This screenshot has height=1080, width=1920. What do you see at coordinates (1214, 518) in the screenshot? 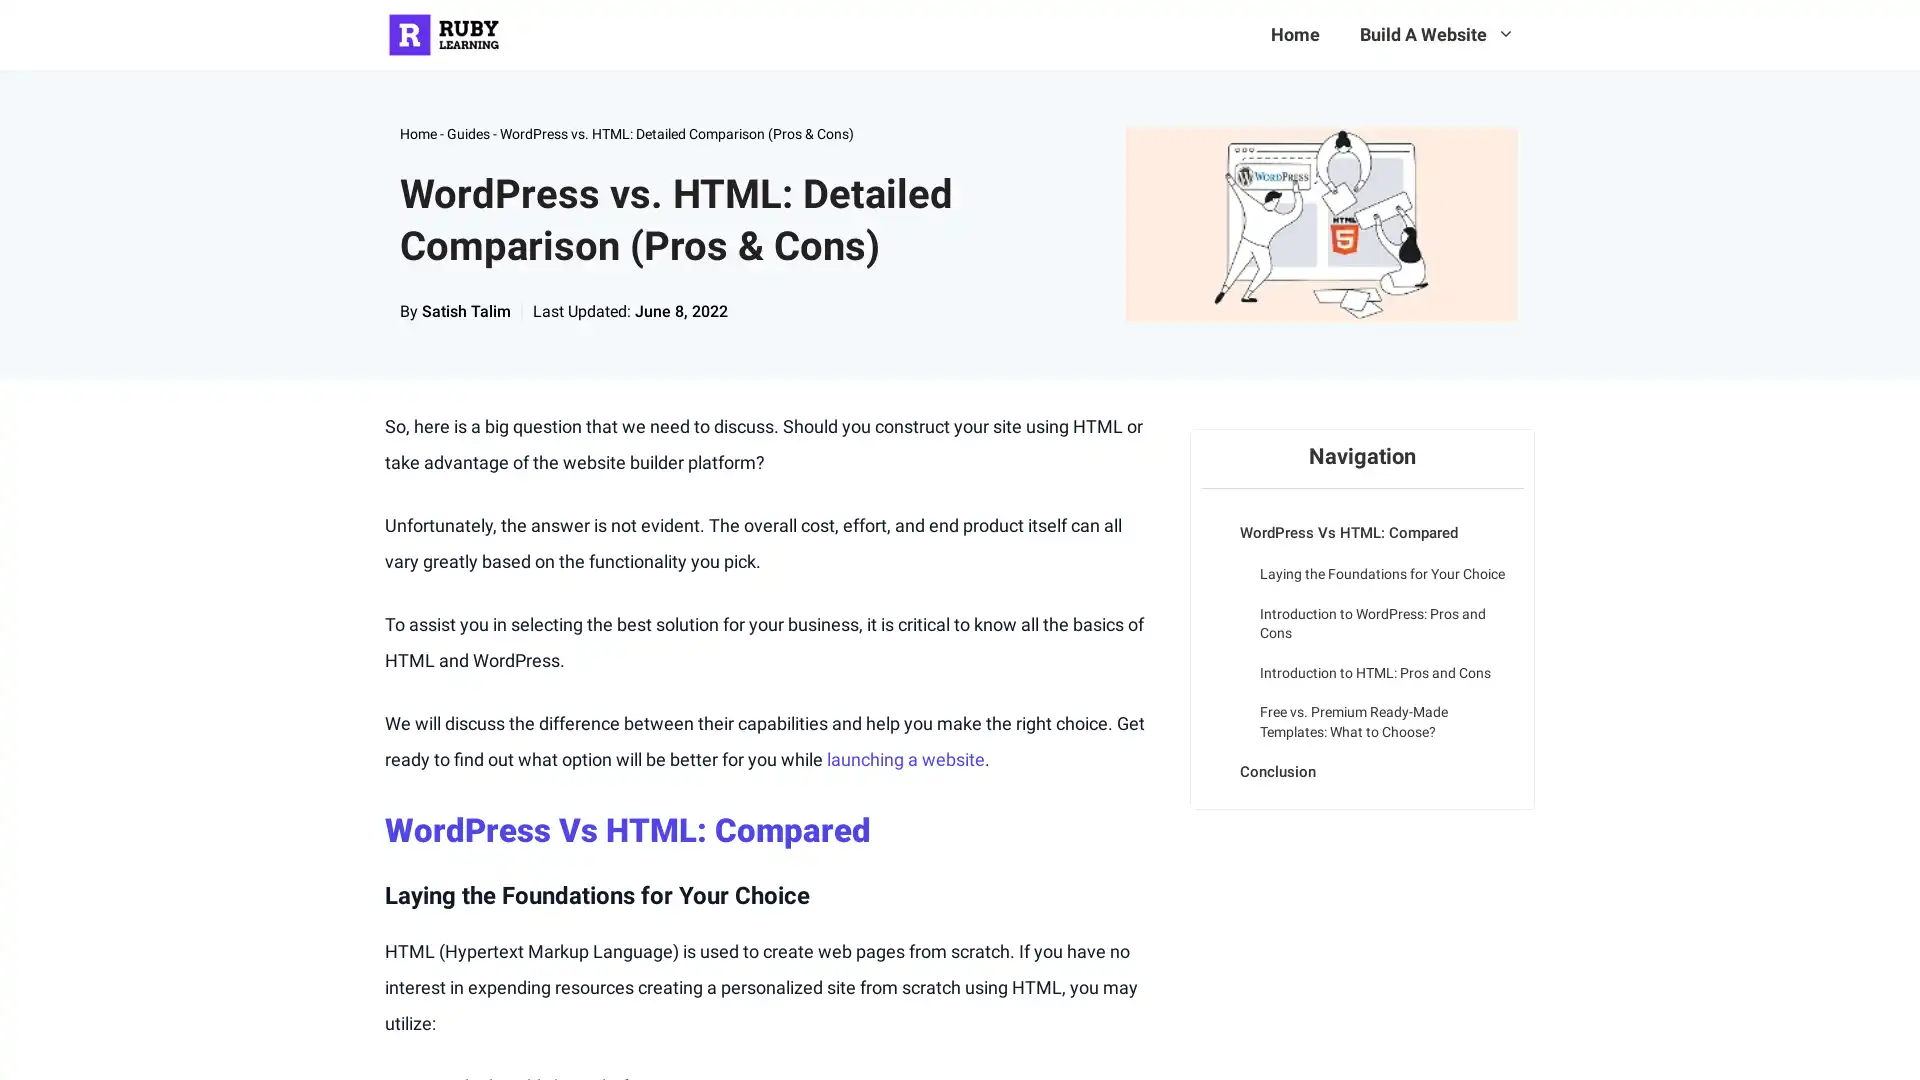
I see `Expand or collapse` at bounding box center [1214, 518].